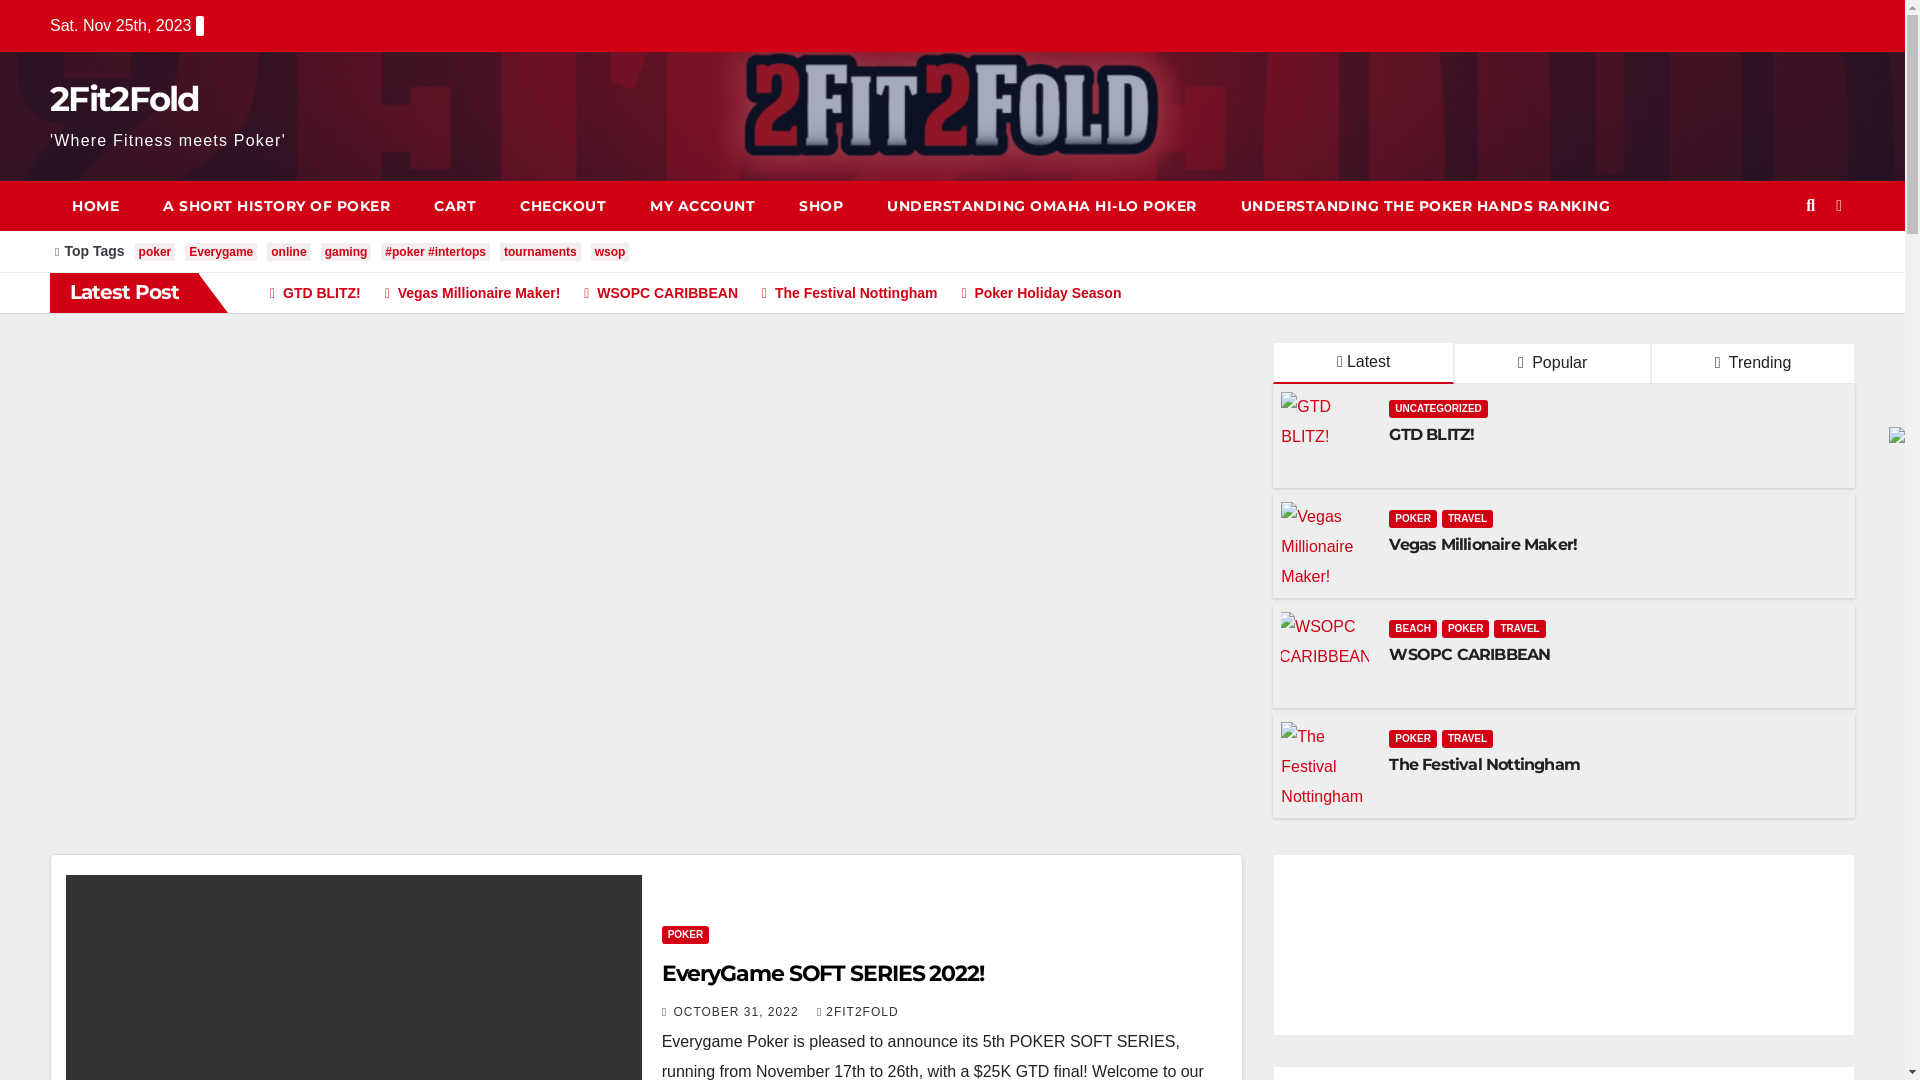 This screenshot has width=1920, height=1080. What do you see at coordinates (220, 250) in the screenshot?
I see `'Everygame'` at bounding box center [220, 250].